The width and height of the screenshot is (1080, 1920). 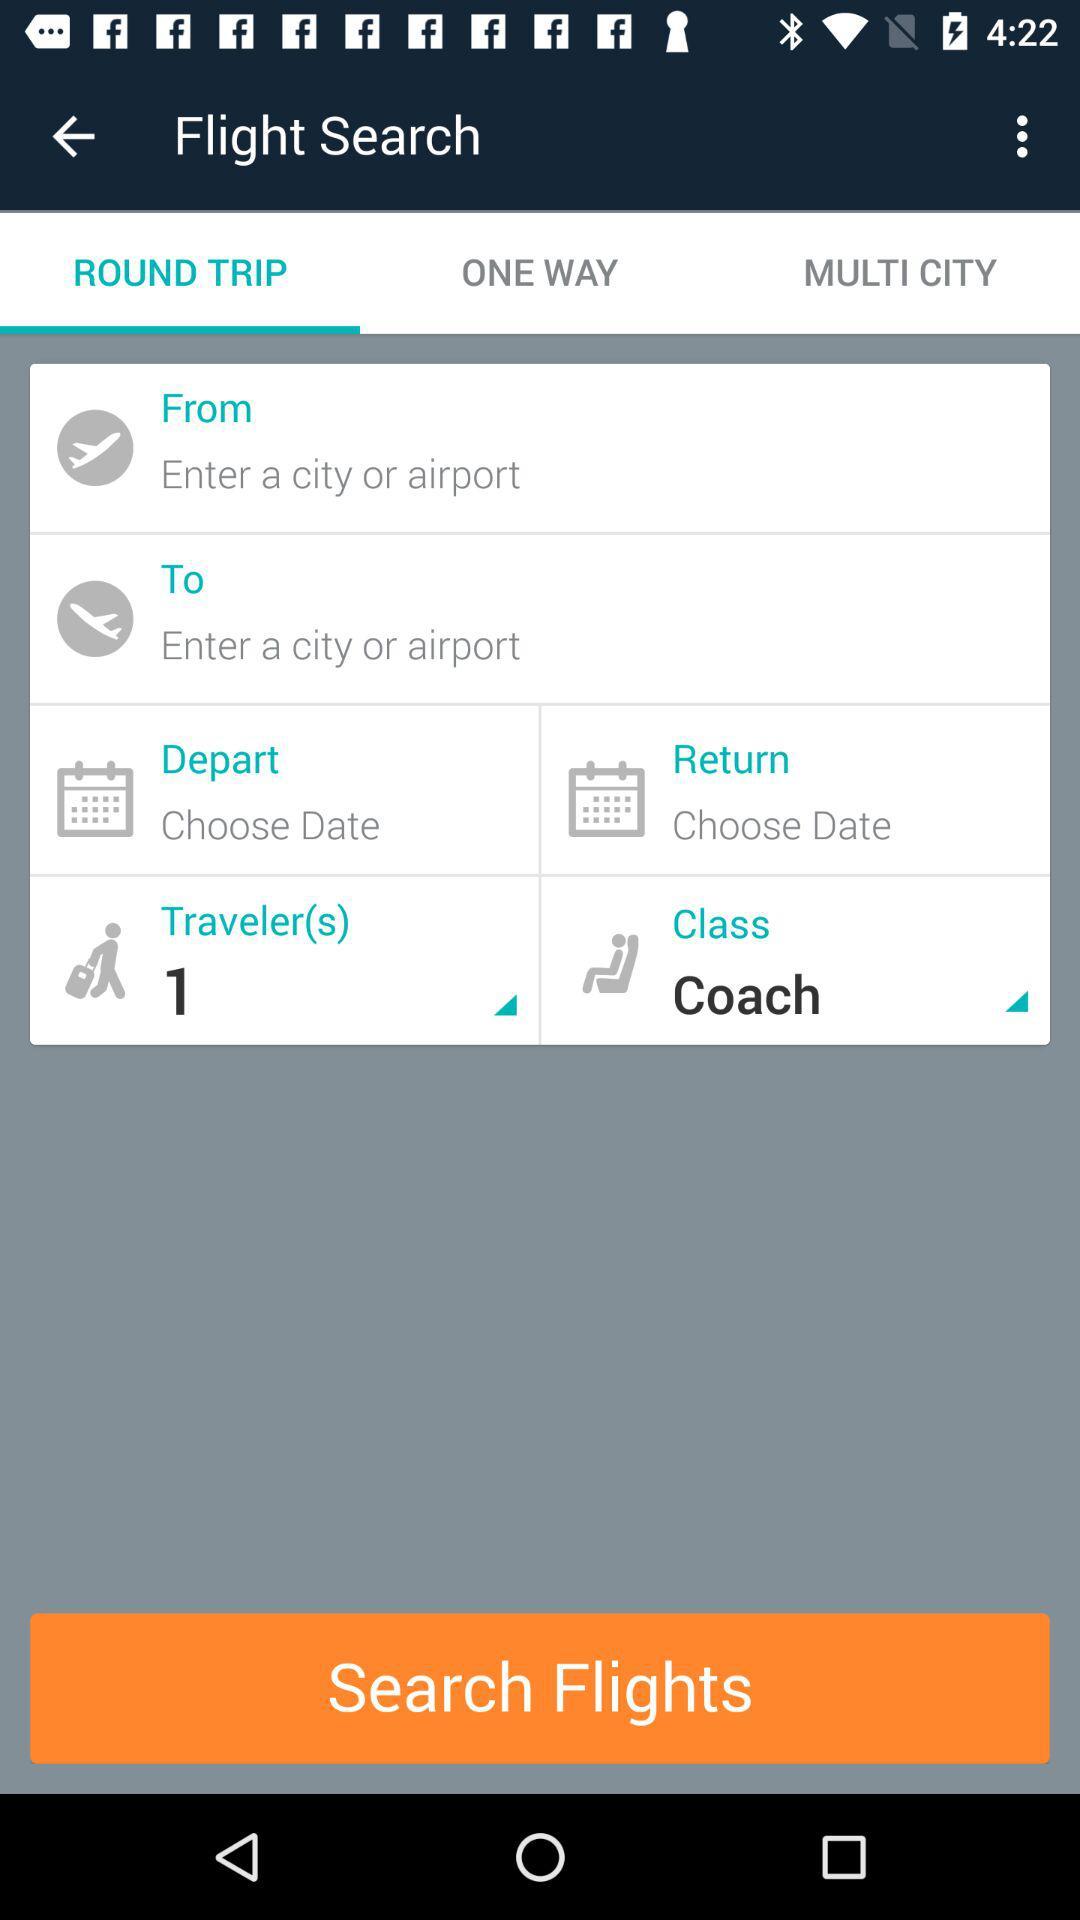 I want to click on item to the right of the one way icon, so click(x=1027, y=135).